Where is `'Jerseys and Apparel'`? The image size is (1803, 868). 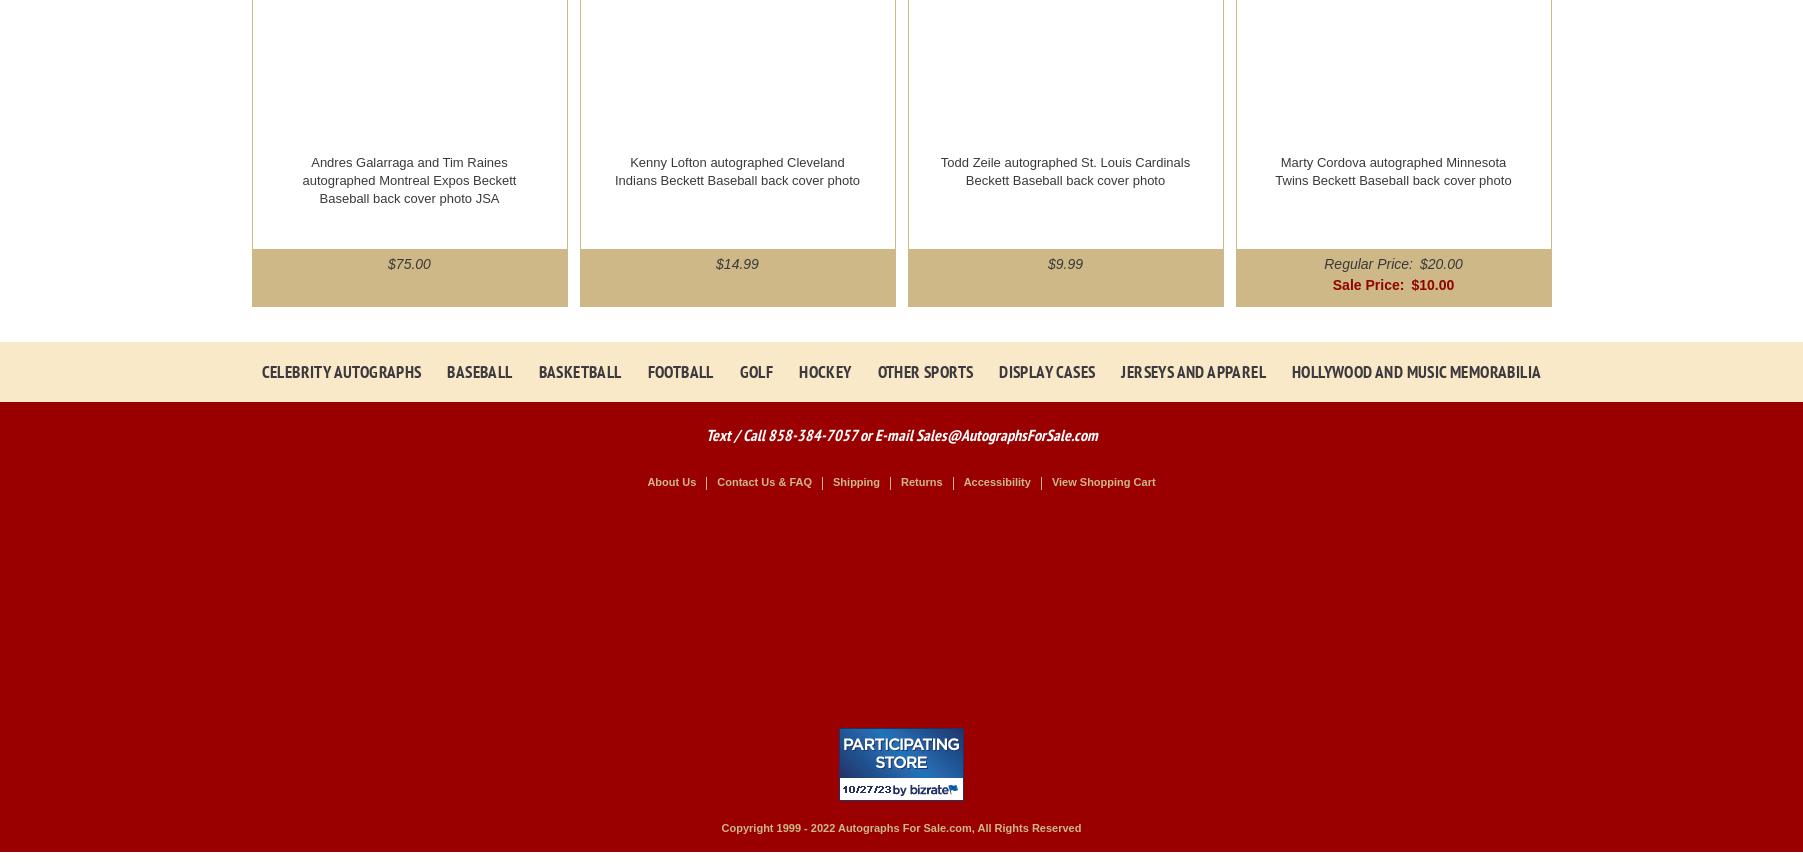
'Jerseys and Apparel' is located at coordinates (1192, 370).